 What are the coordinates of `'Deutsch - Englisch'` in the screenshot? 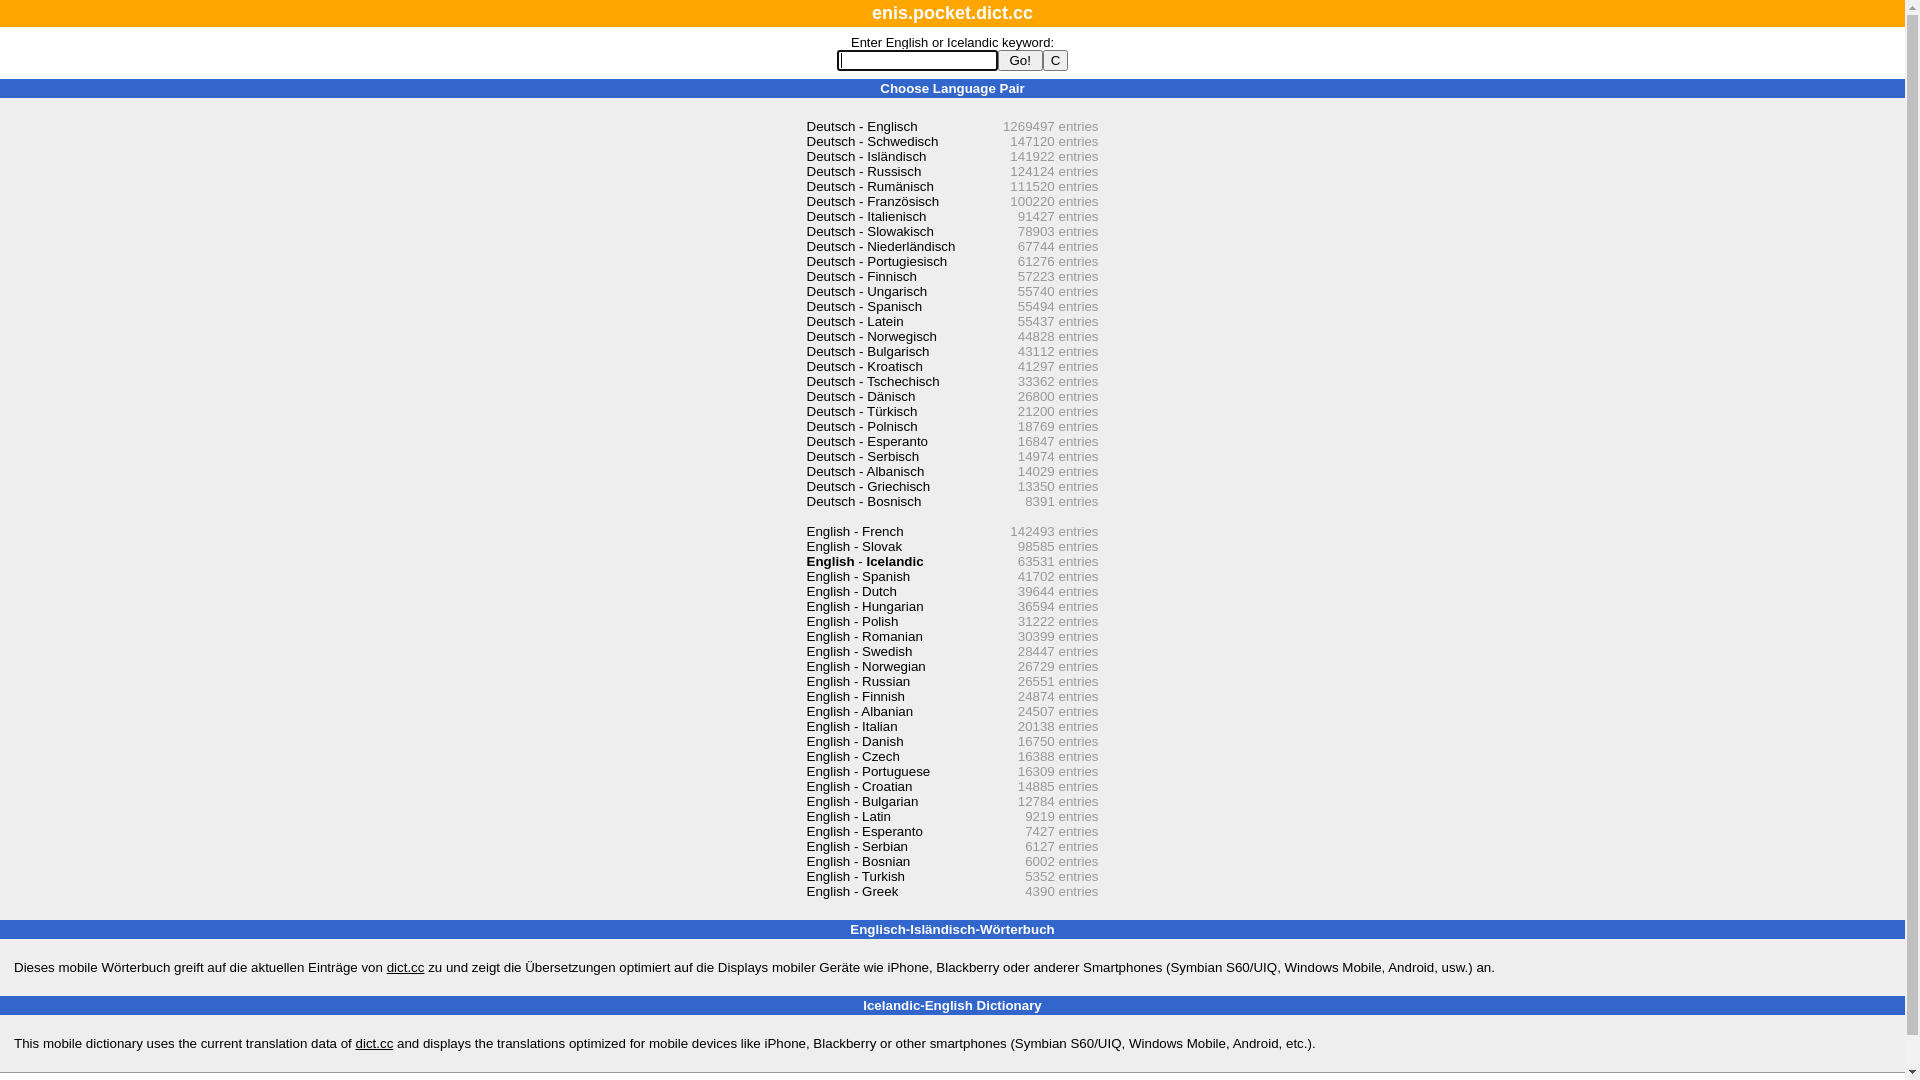 It's located at (806, 126).